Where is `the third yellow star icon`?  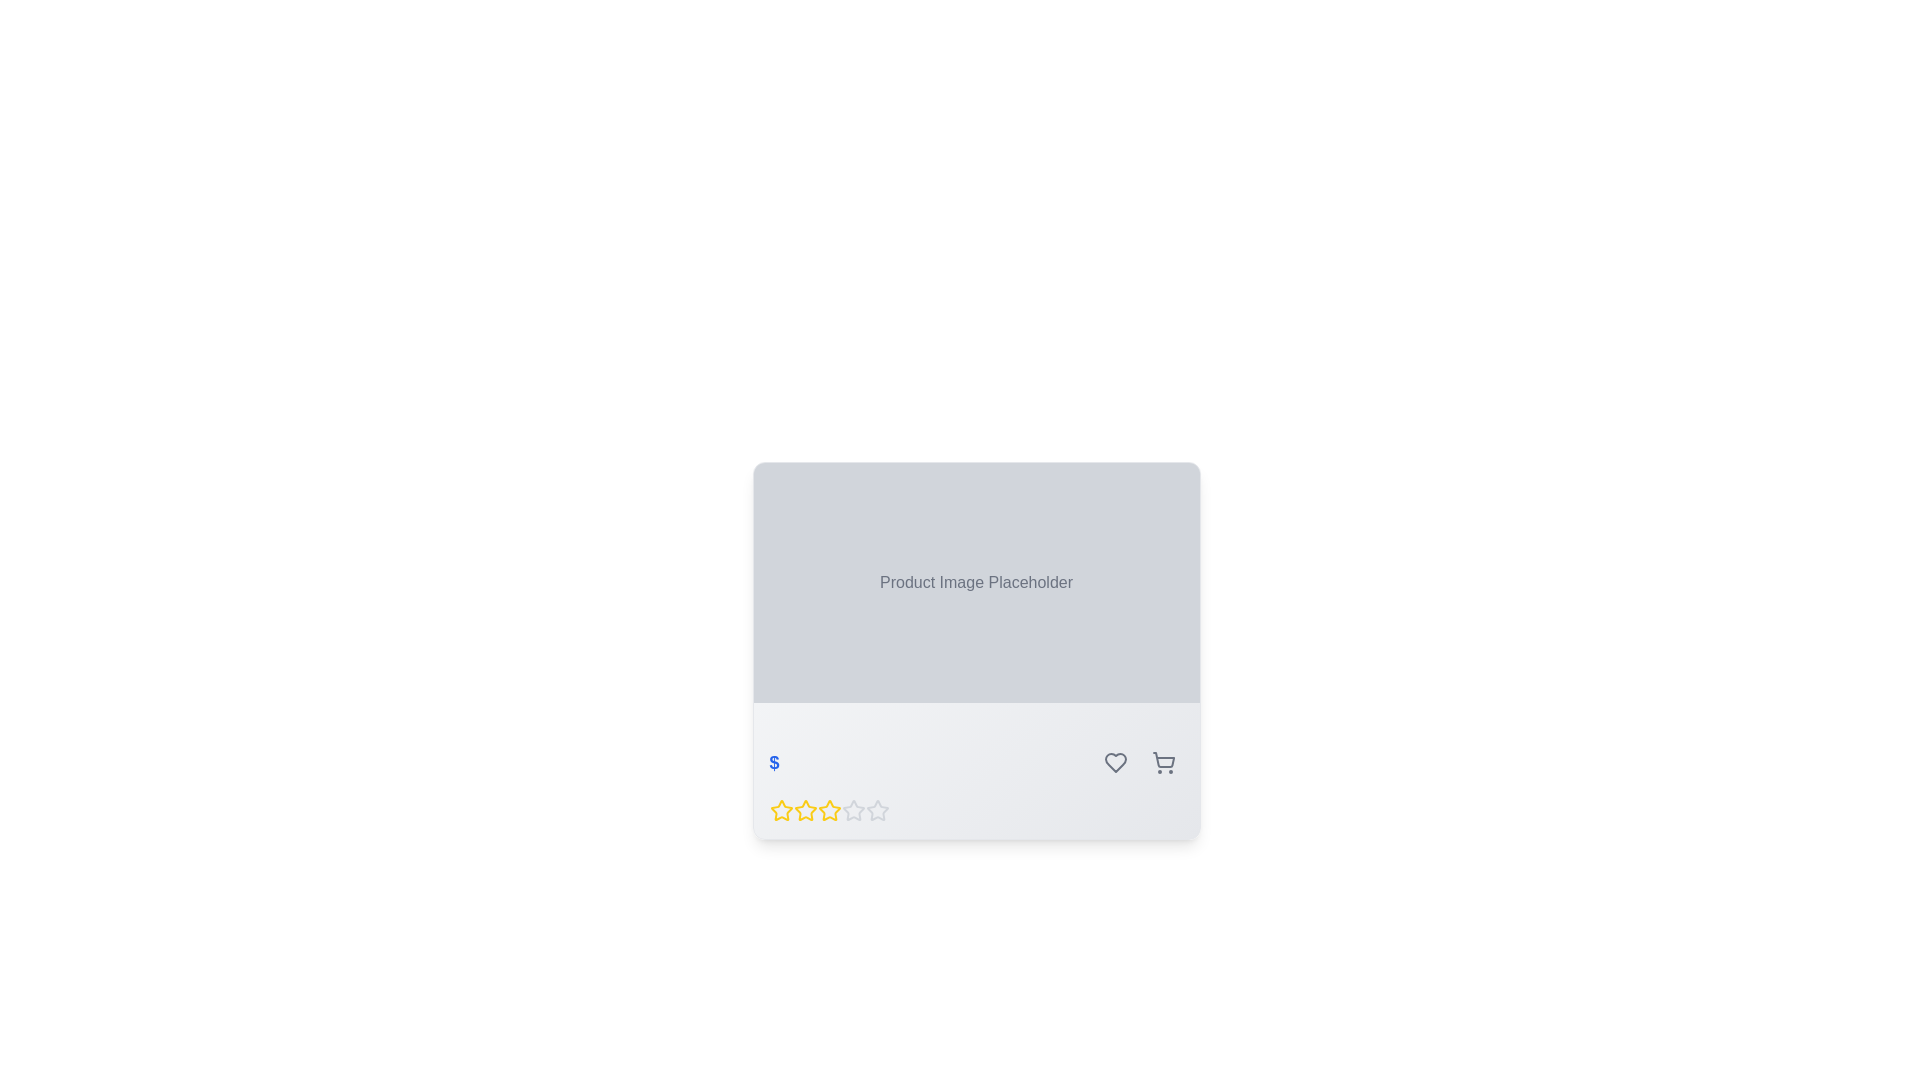
the third yellow star icon is located at coordinates (829, 810).